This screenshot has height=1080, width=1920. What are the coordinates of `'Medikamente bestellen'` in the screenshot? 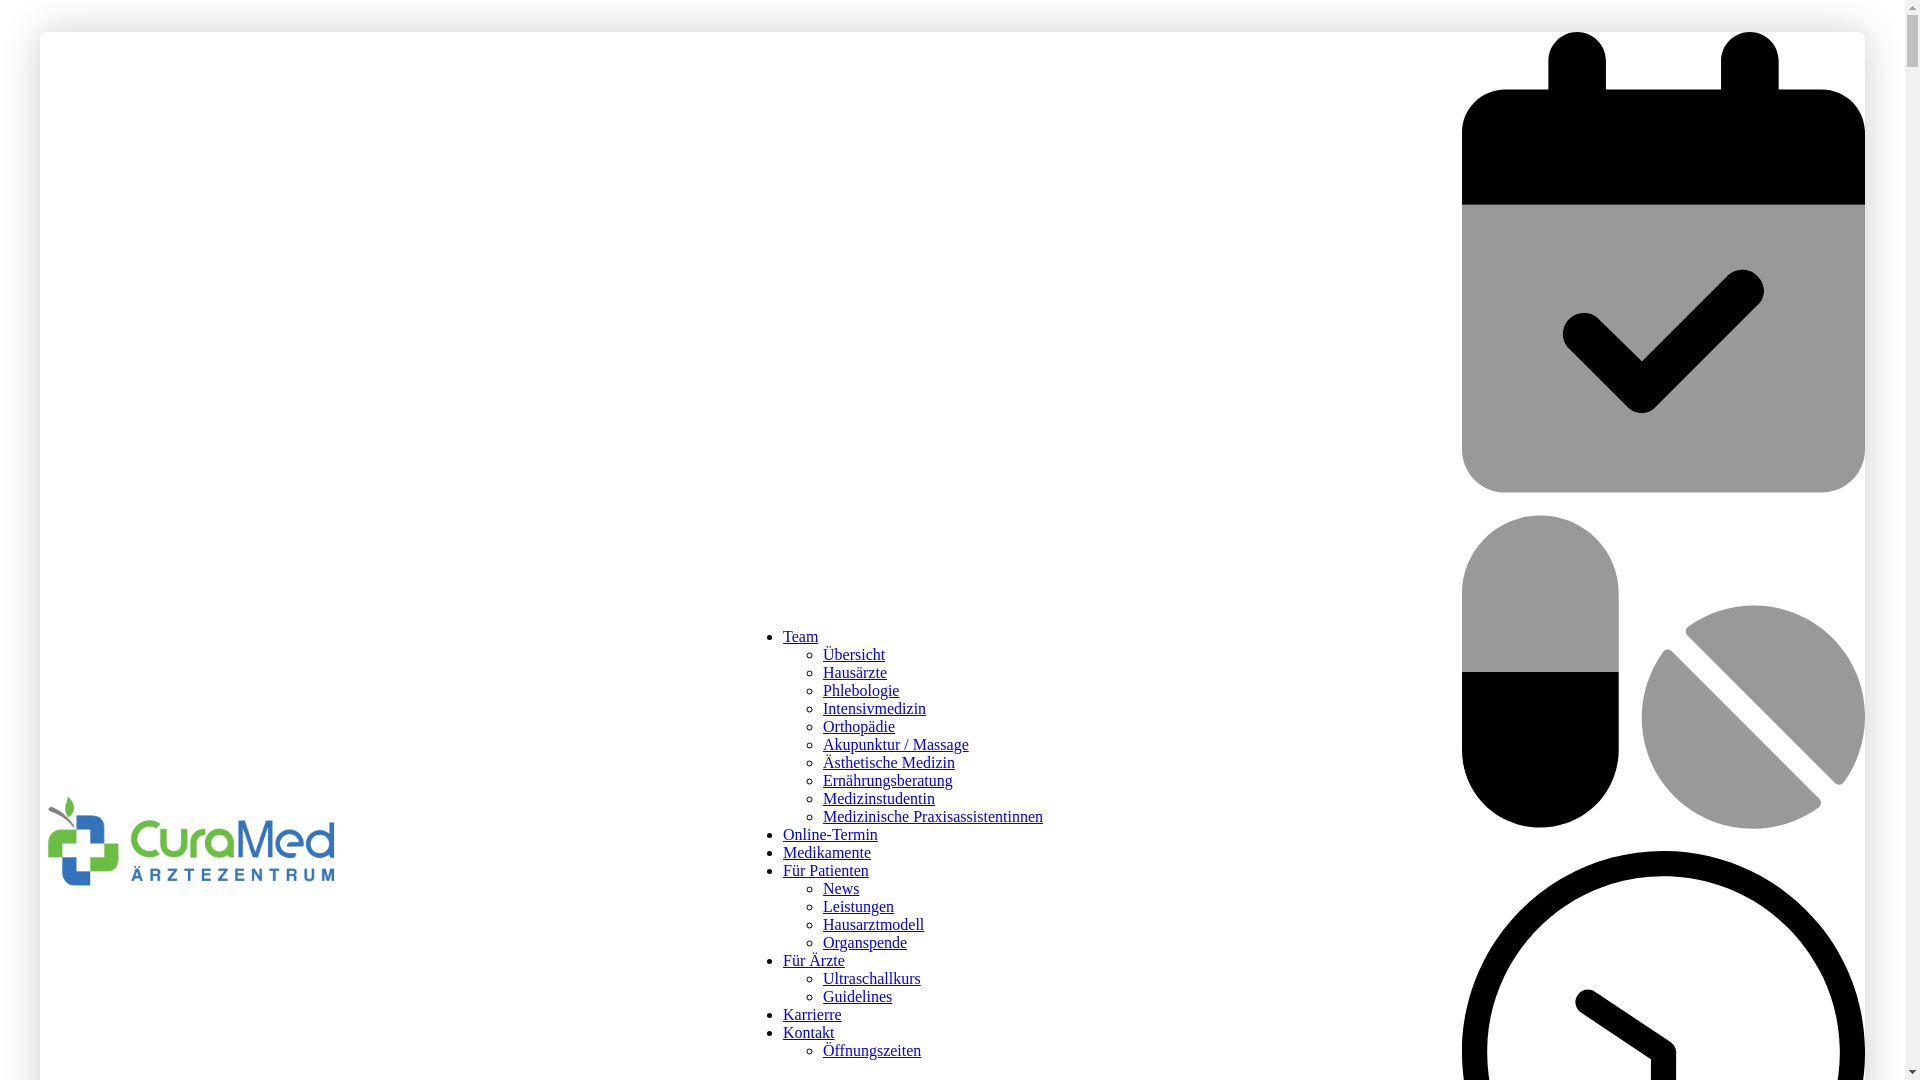 It's located at (1663, 500).